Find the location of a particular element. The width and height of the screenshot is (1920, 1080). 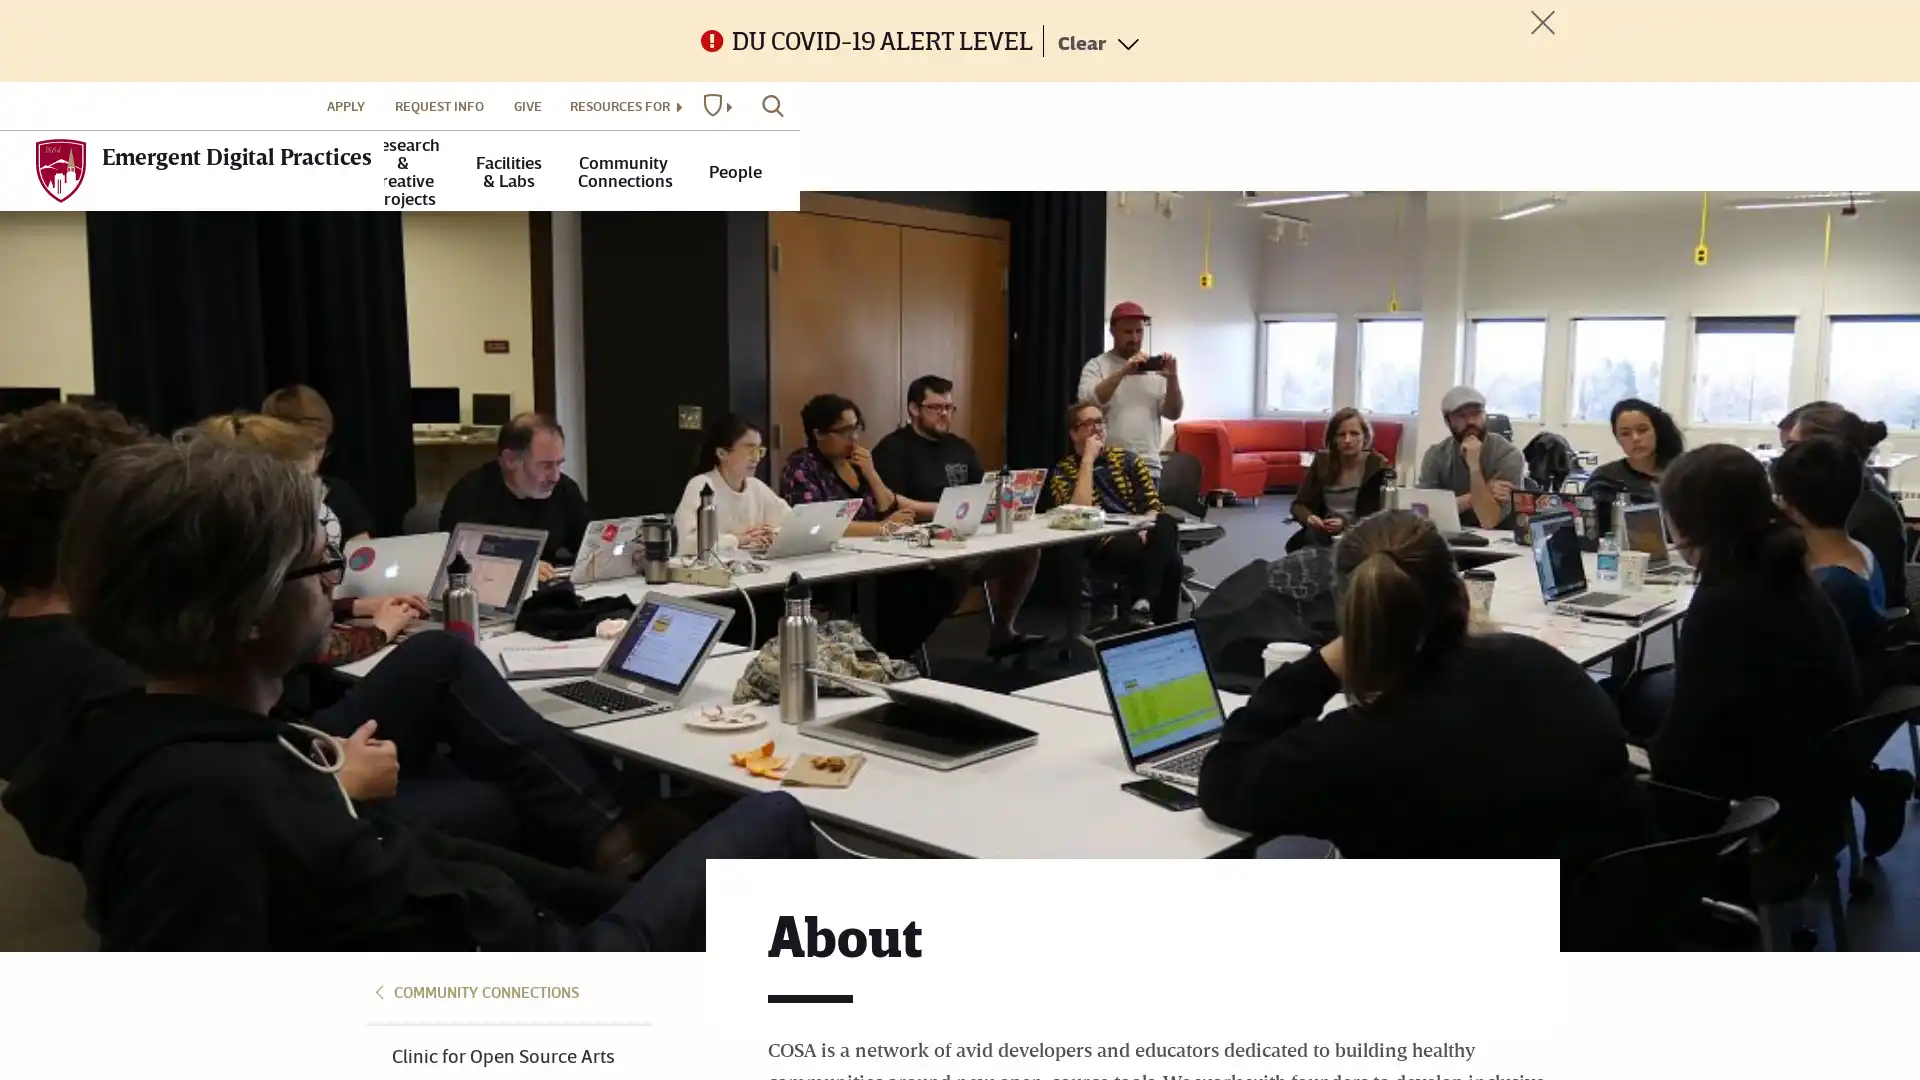

RESOURCES FOR is located at coordinates (1382, 105).